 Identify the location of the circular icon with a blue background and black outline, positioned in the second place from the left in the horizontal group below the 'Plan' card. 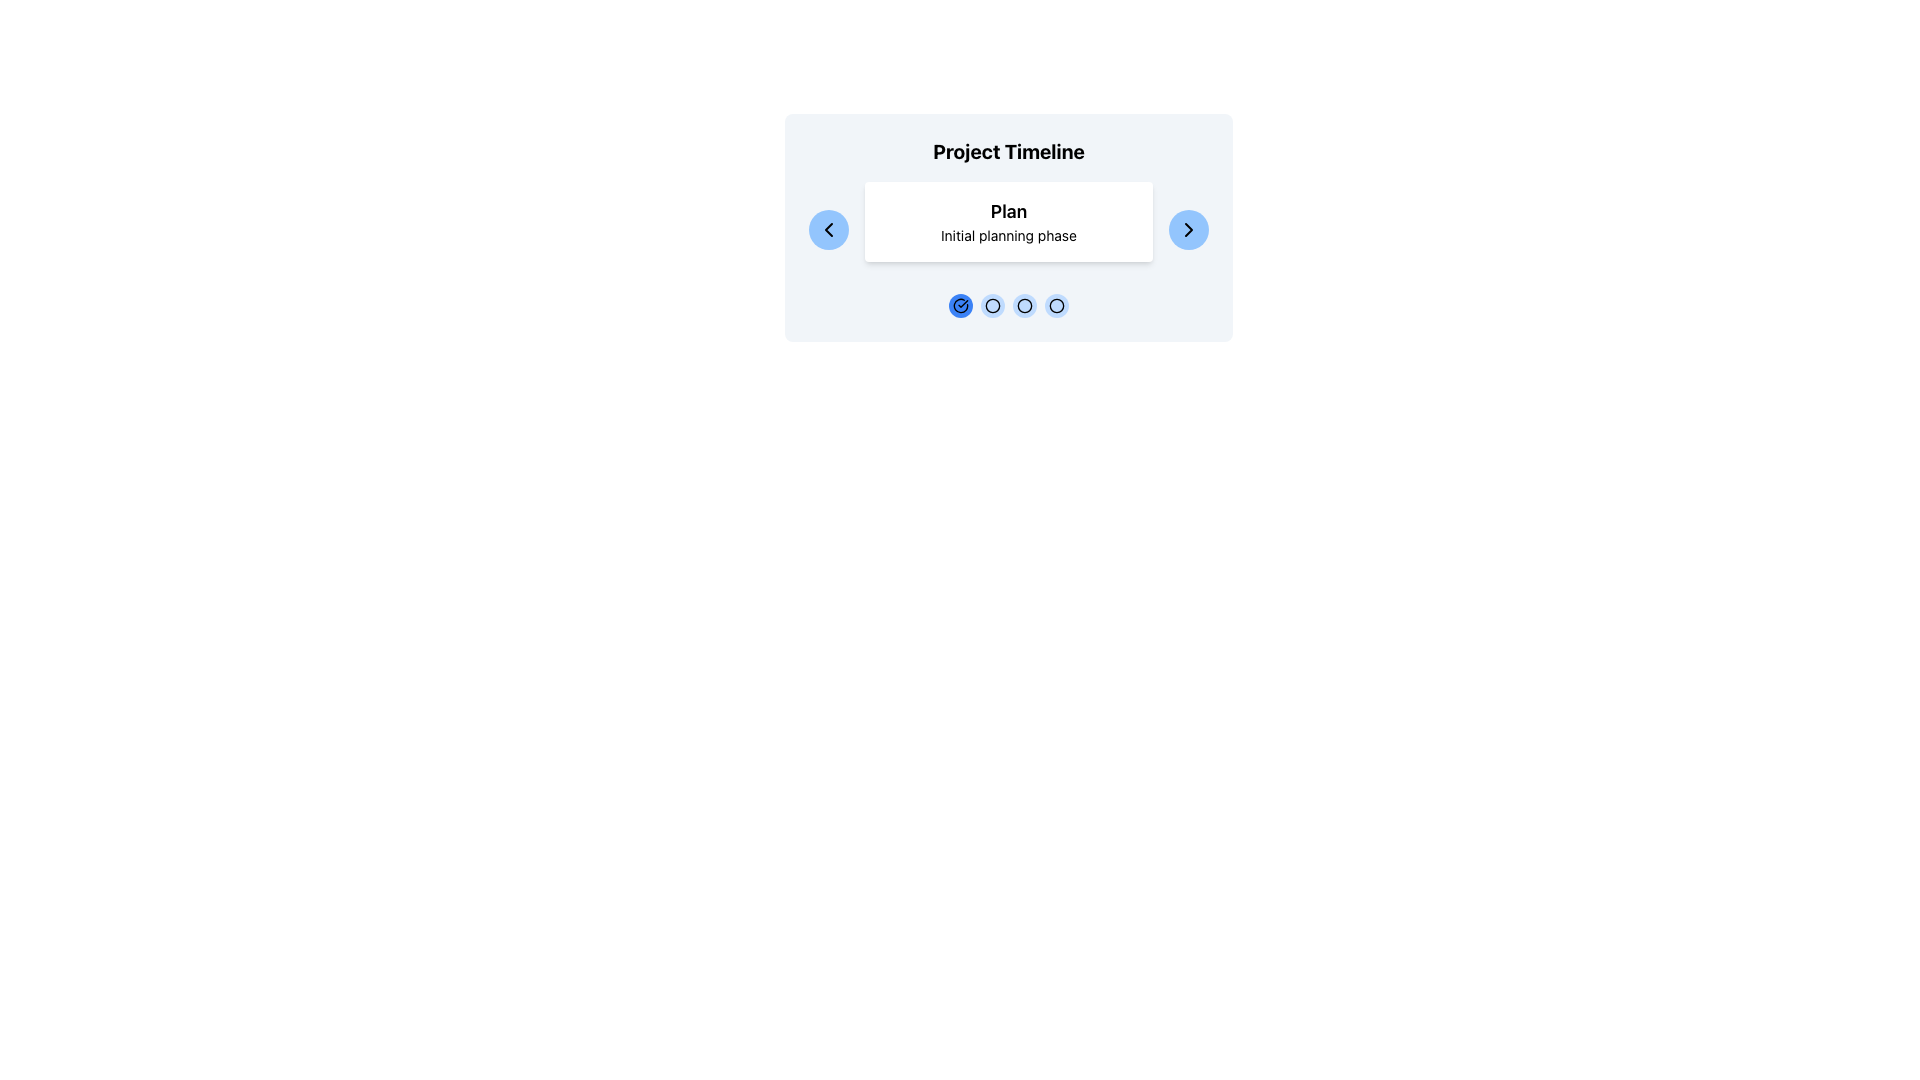
(993, 305).